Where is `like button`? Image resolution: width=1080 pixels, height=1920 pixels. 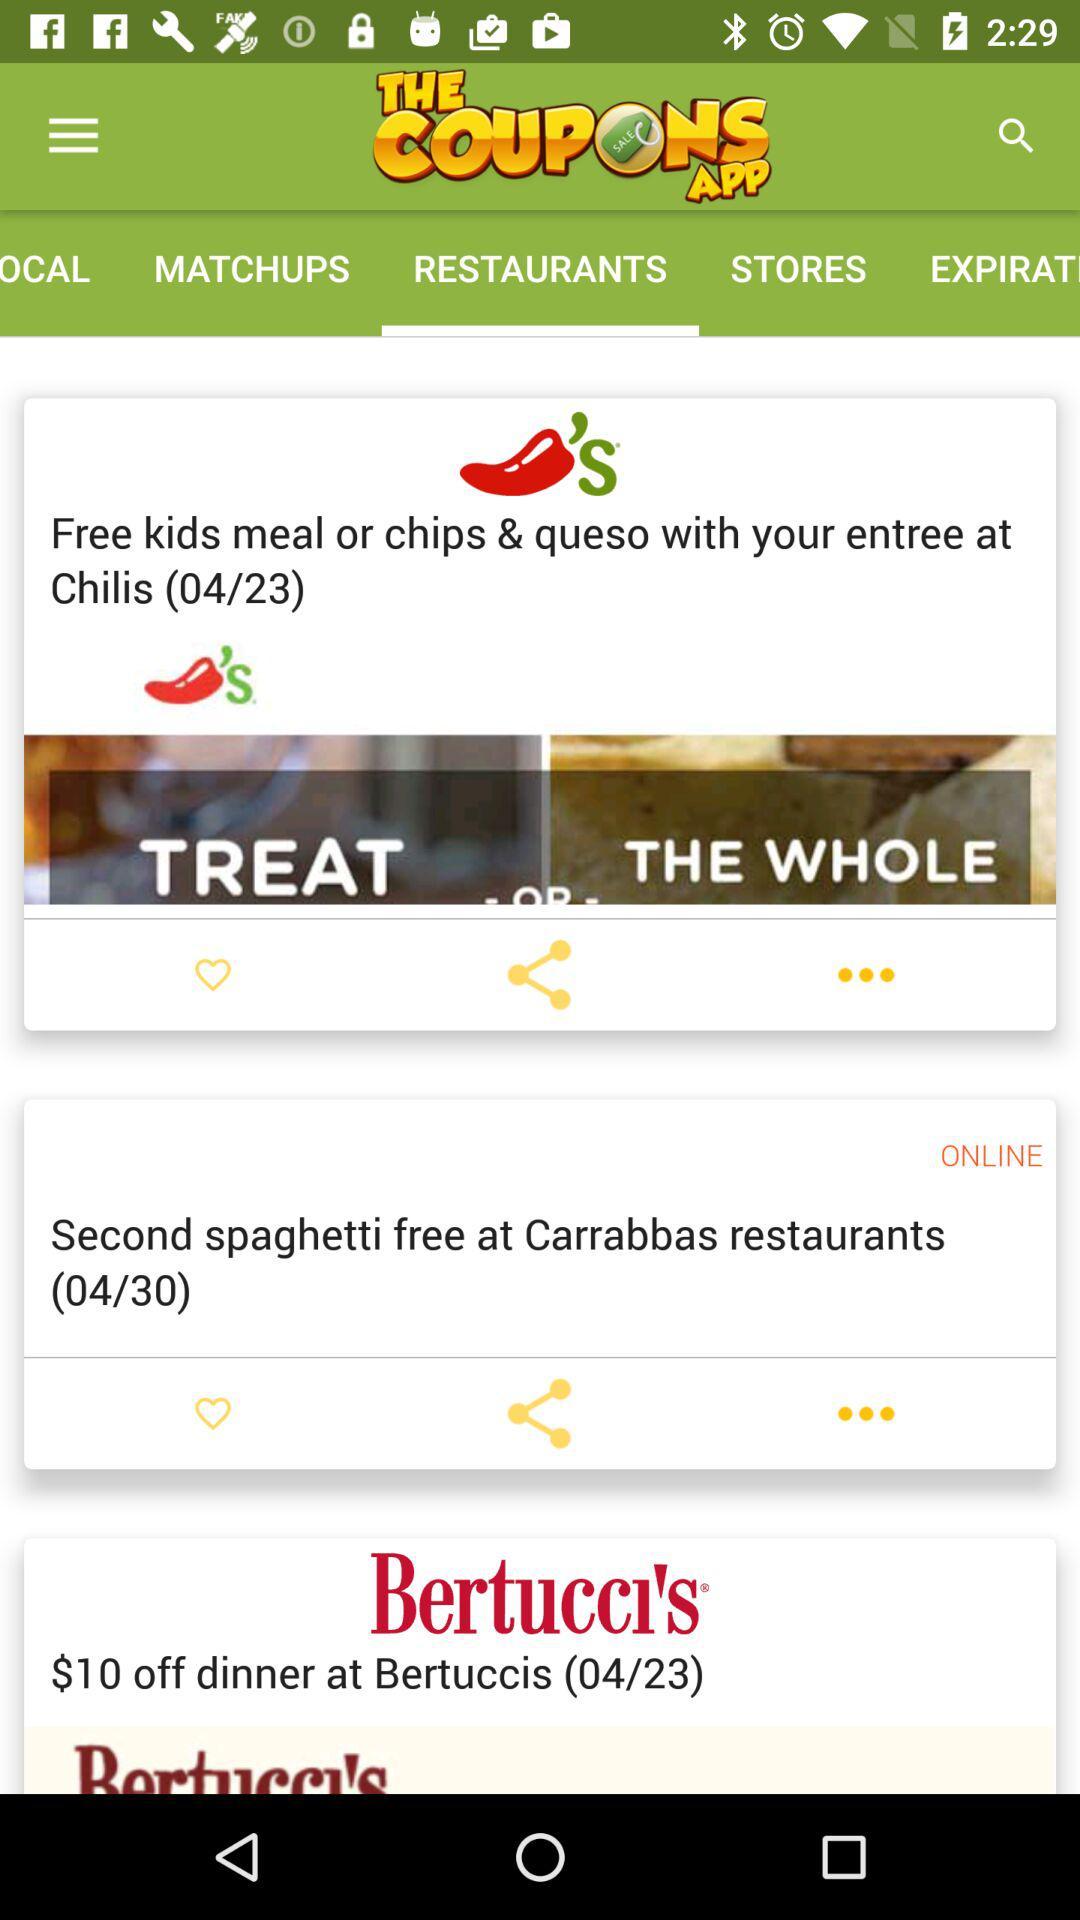
like button is located at coordinates (212, 1412).